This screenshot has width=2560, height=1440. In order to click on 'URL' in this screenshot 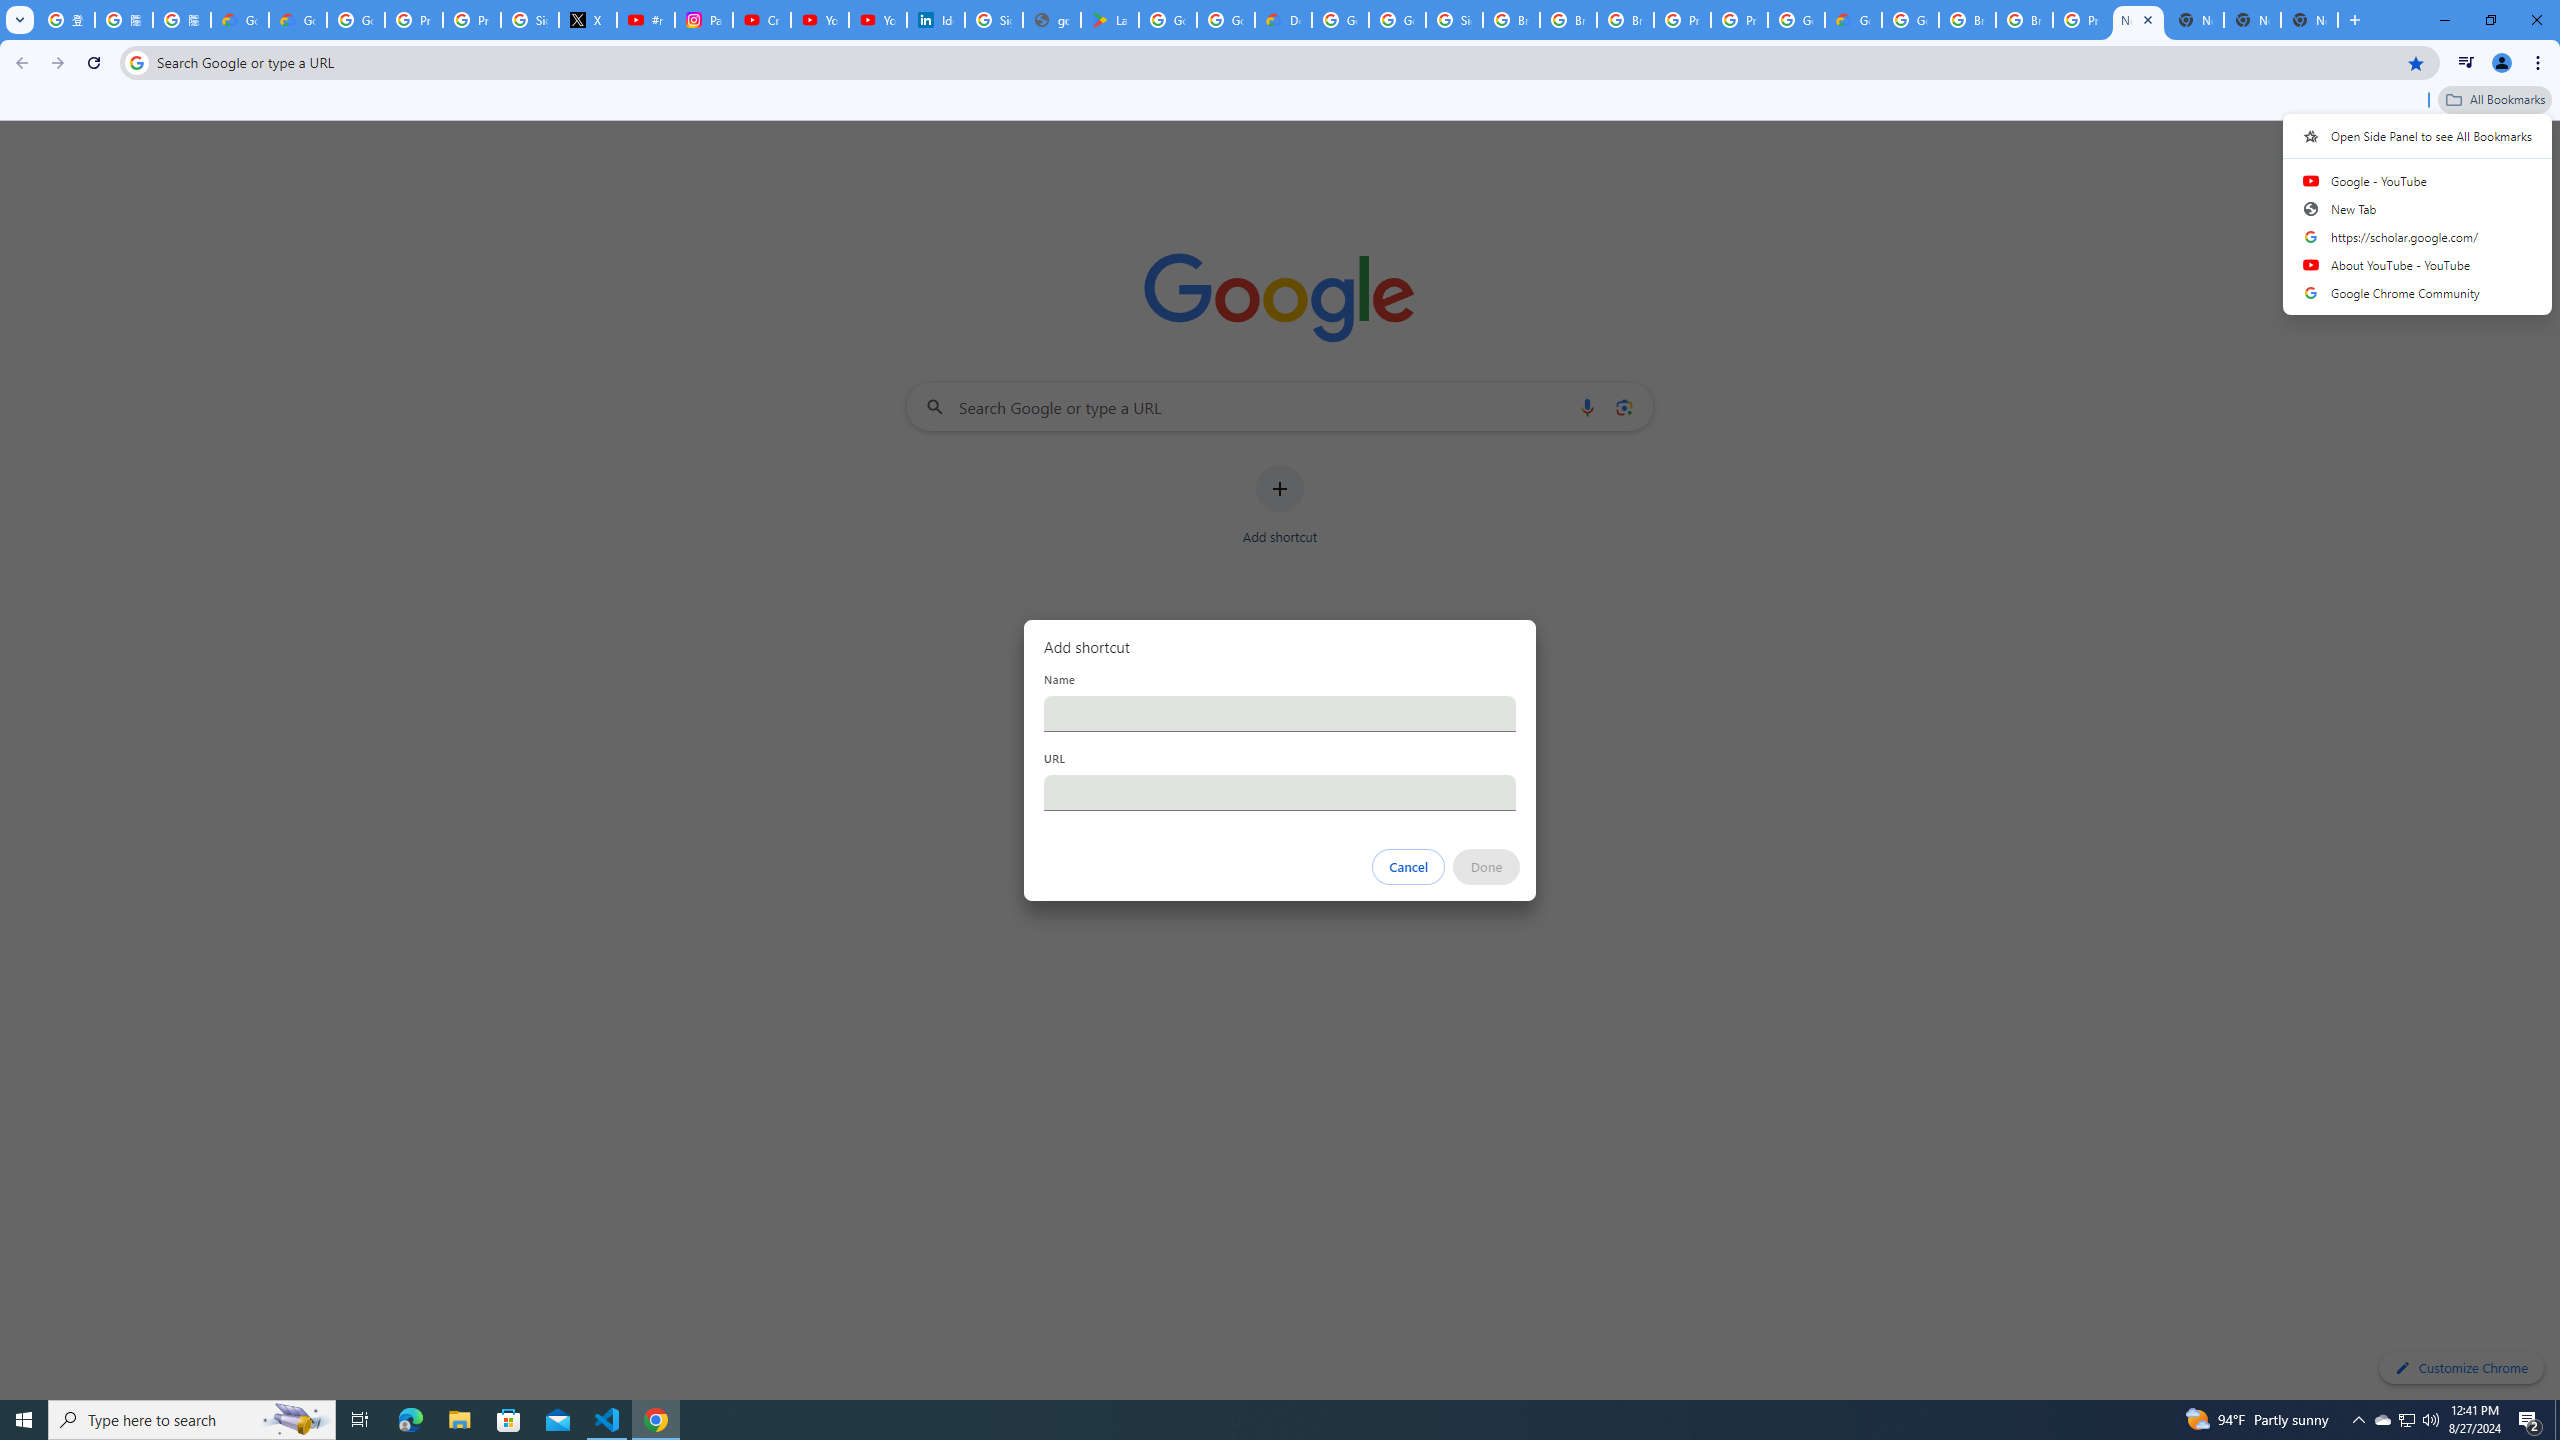, I will do `click(1280, 792)`.